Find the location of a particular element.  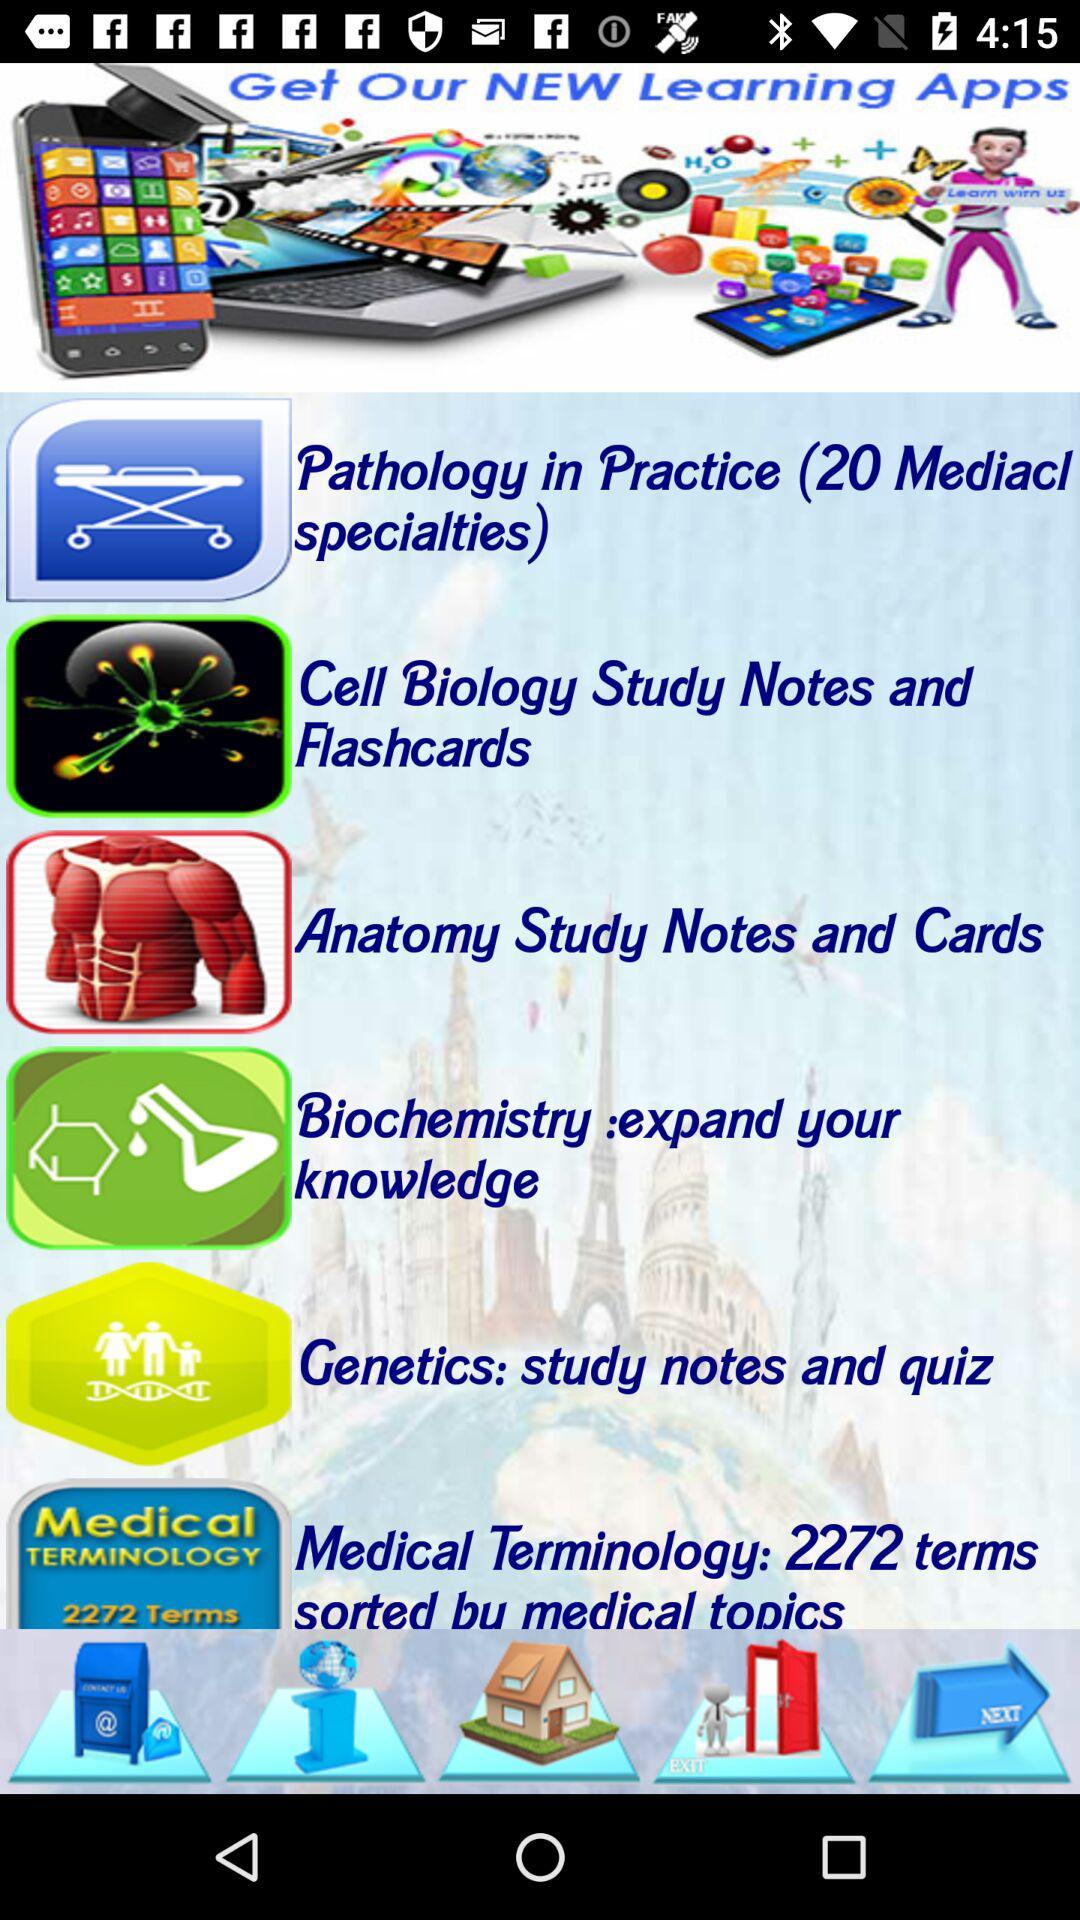

next is located at coordinates (968, 1710).